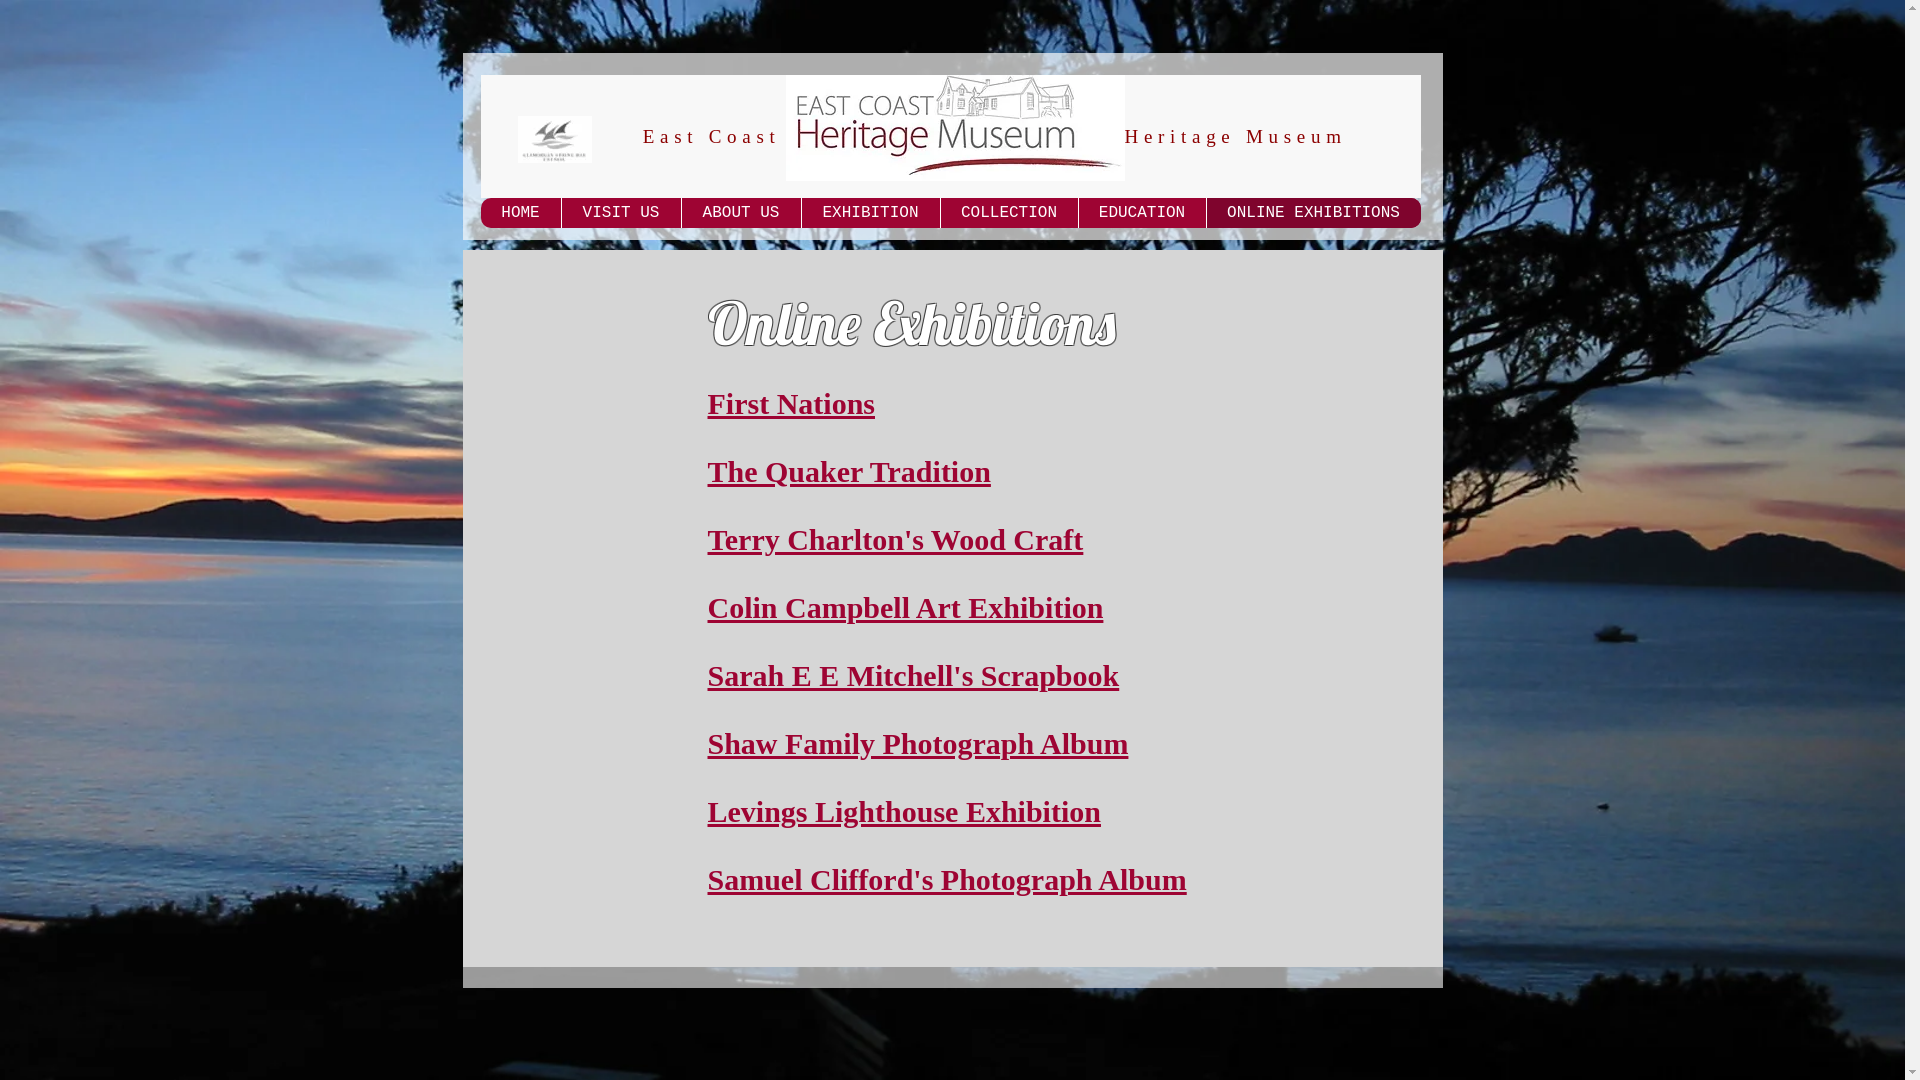 Image resolution: width=1920 pixels, height=1080 pixels. I want to click on 'The Quaker Tradition', so click(849, 488).